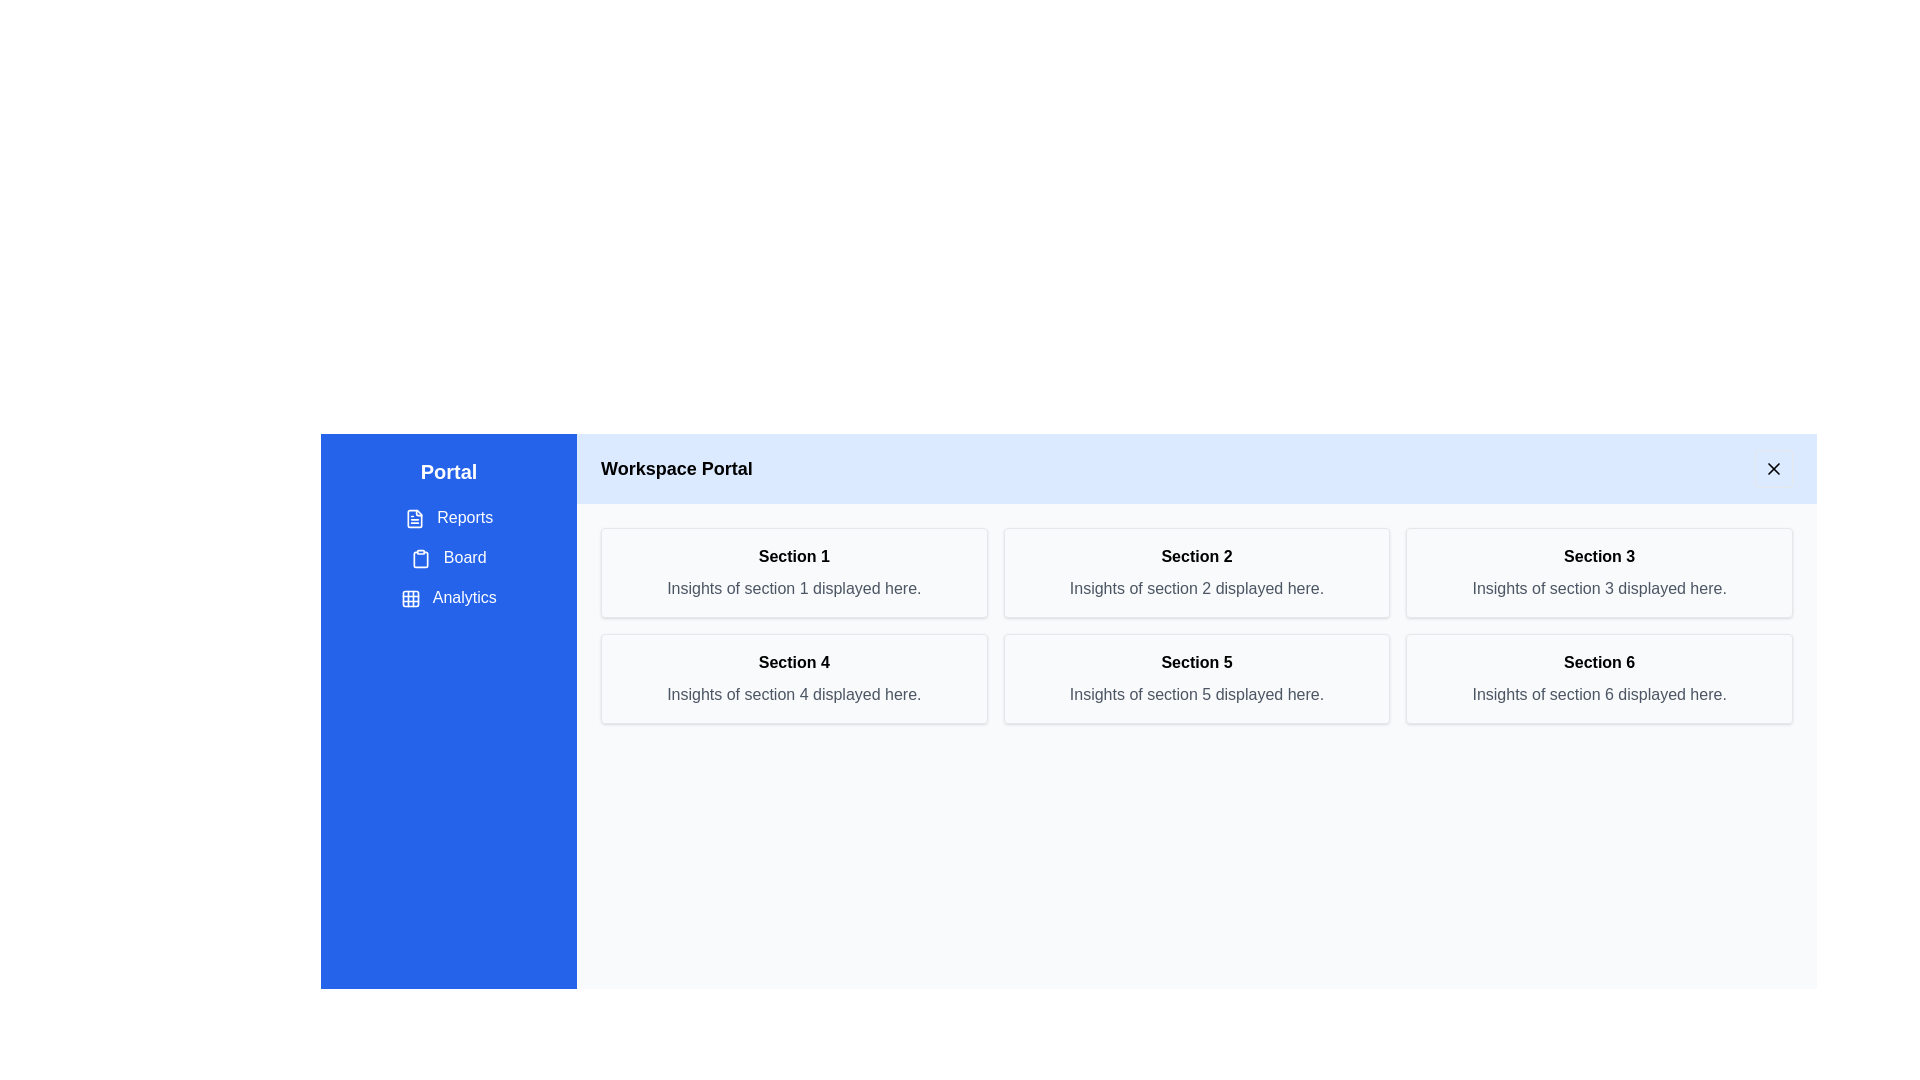 The height and width of the screenshot is (1080, 1920). I want to click on the bold text label reading 'Workspace Portal' located in the blue header bar near the top-left corner of the interface, so click(676, 469).